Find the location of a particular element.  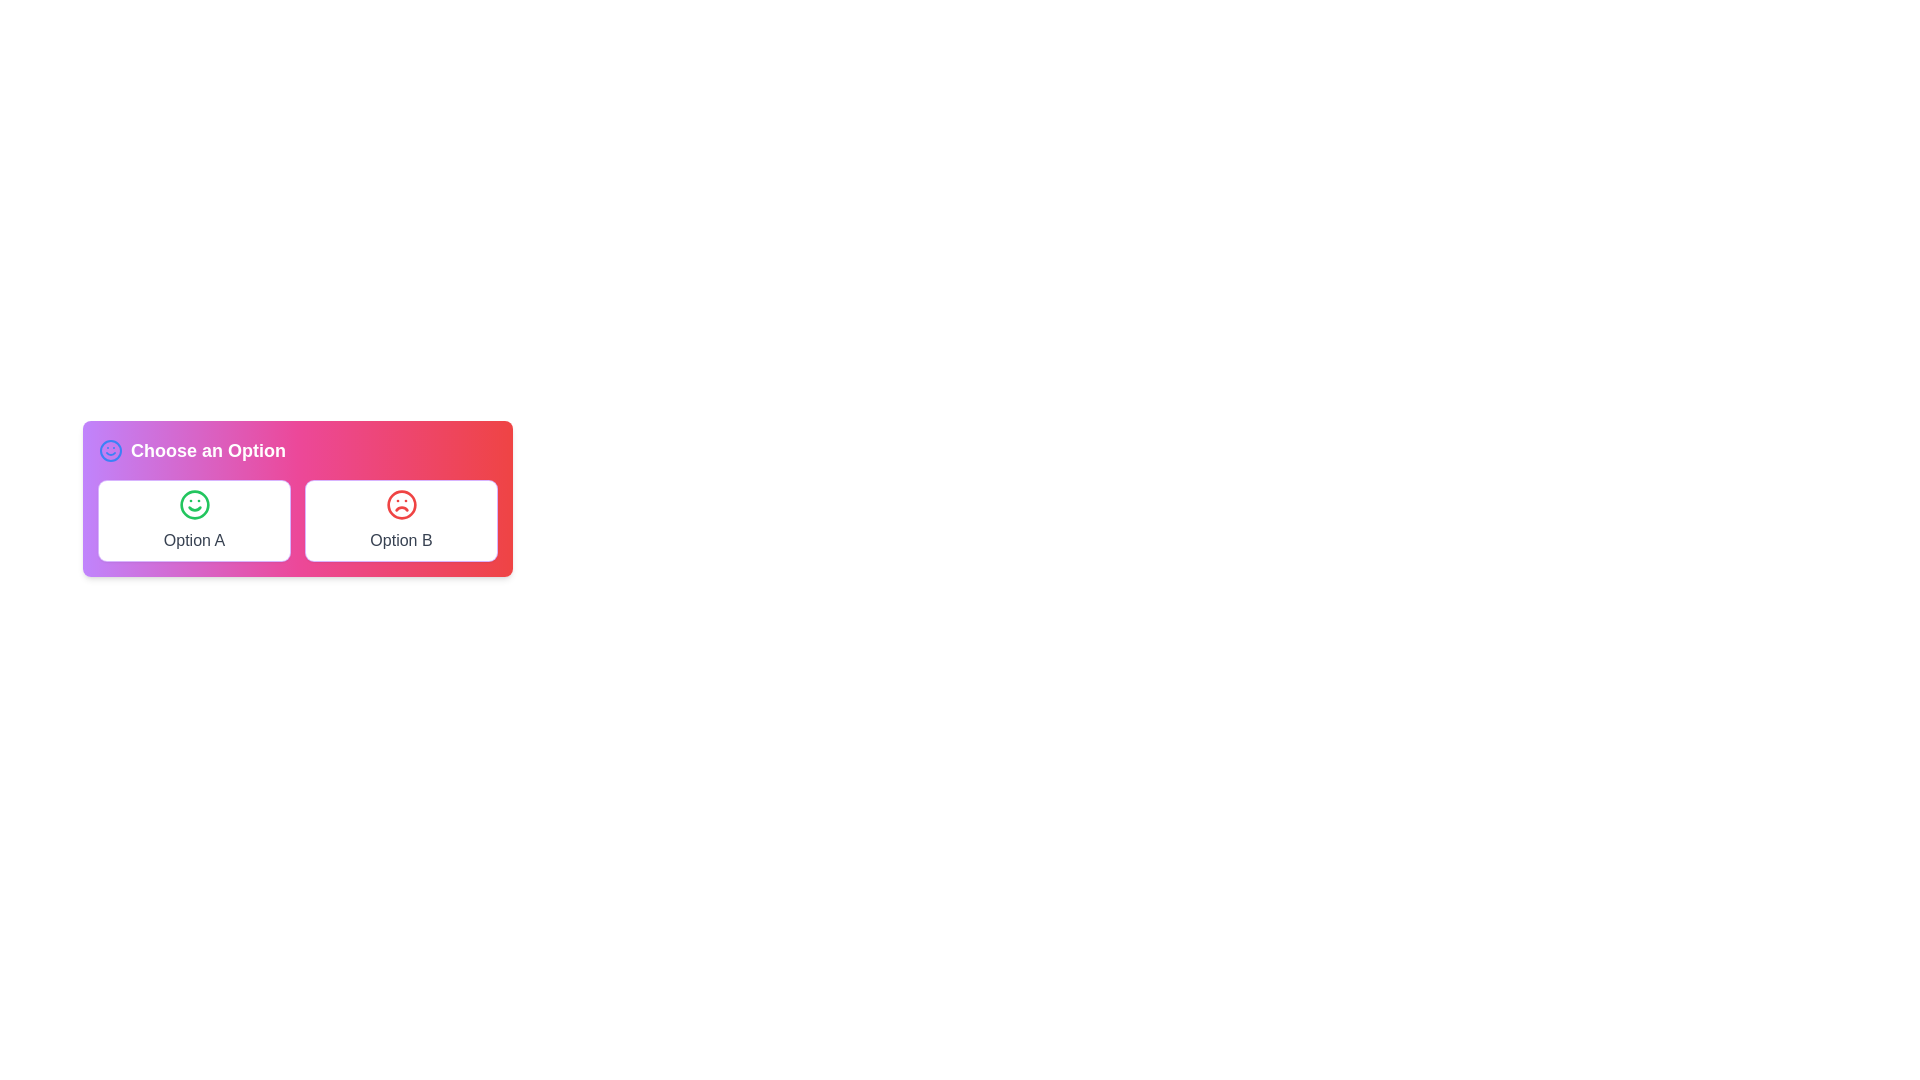

the text label indicating the first selectable option in a two-choice interface, located on the left side beneath a green smiley face icon is located at coordinates (194, 540).